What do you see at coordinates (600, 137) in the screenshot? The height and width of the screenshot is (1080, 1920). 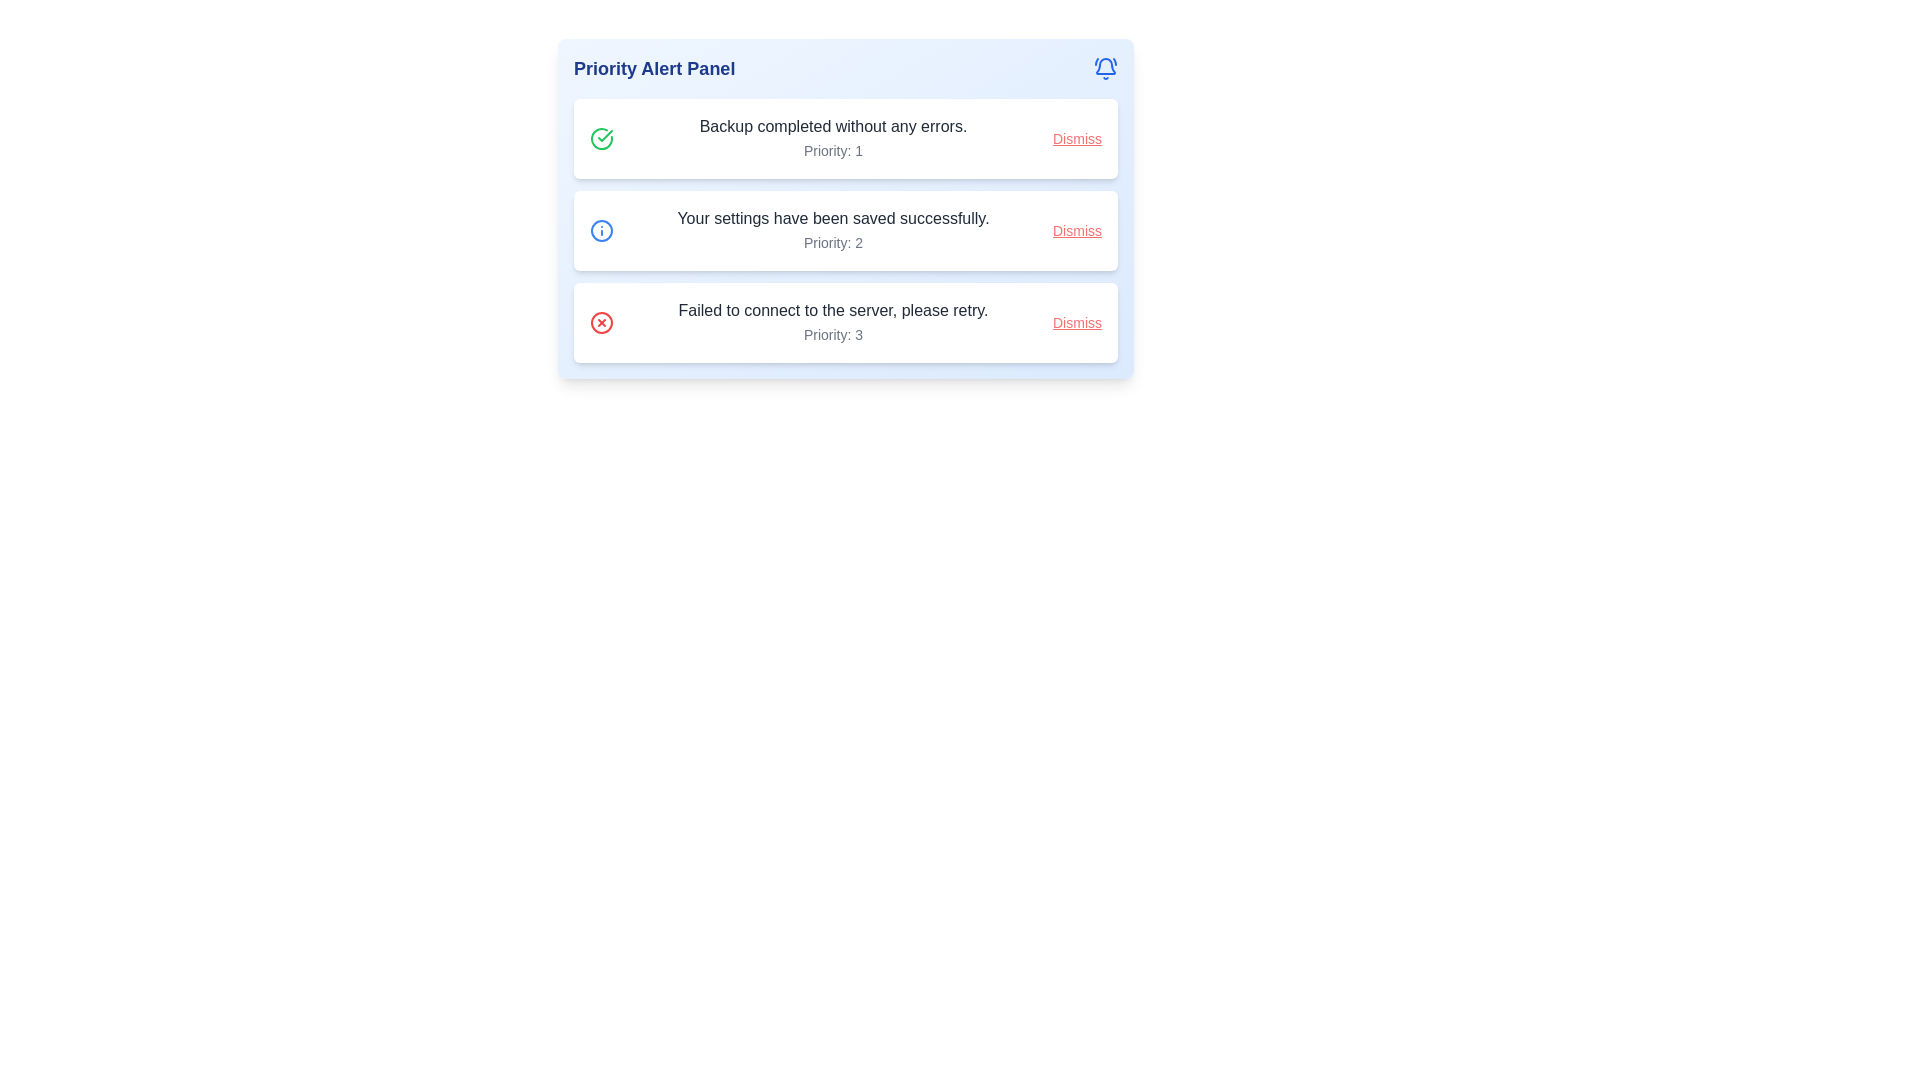 I see `the circular green icon with a check mark, which is located to the left of the notification message 'Backup completed without any errors.'` at bounding box center [600, 137].